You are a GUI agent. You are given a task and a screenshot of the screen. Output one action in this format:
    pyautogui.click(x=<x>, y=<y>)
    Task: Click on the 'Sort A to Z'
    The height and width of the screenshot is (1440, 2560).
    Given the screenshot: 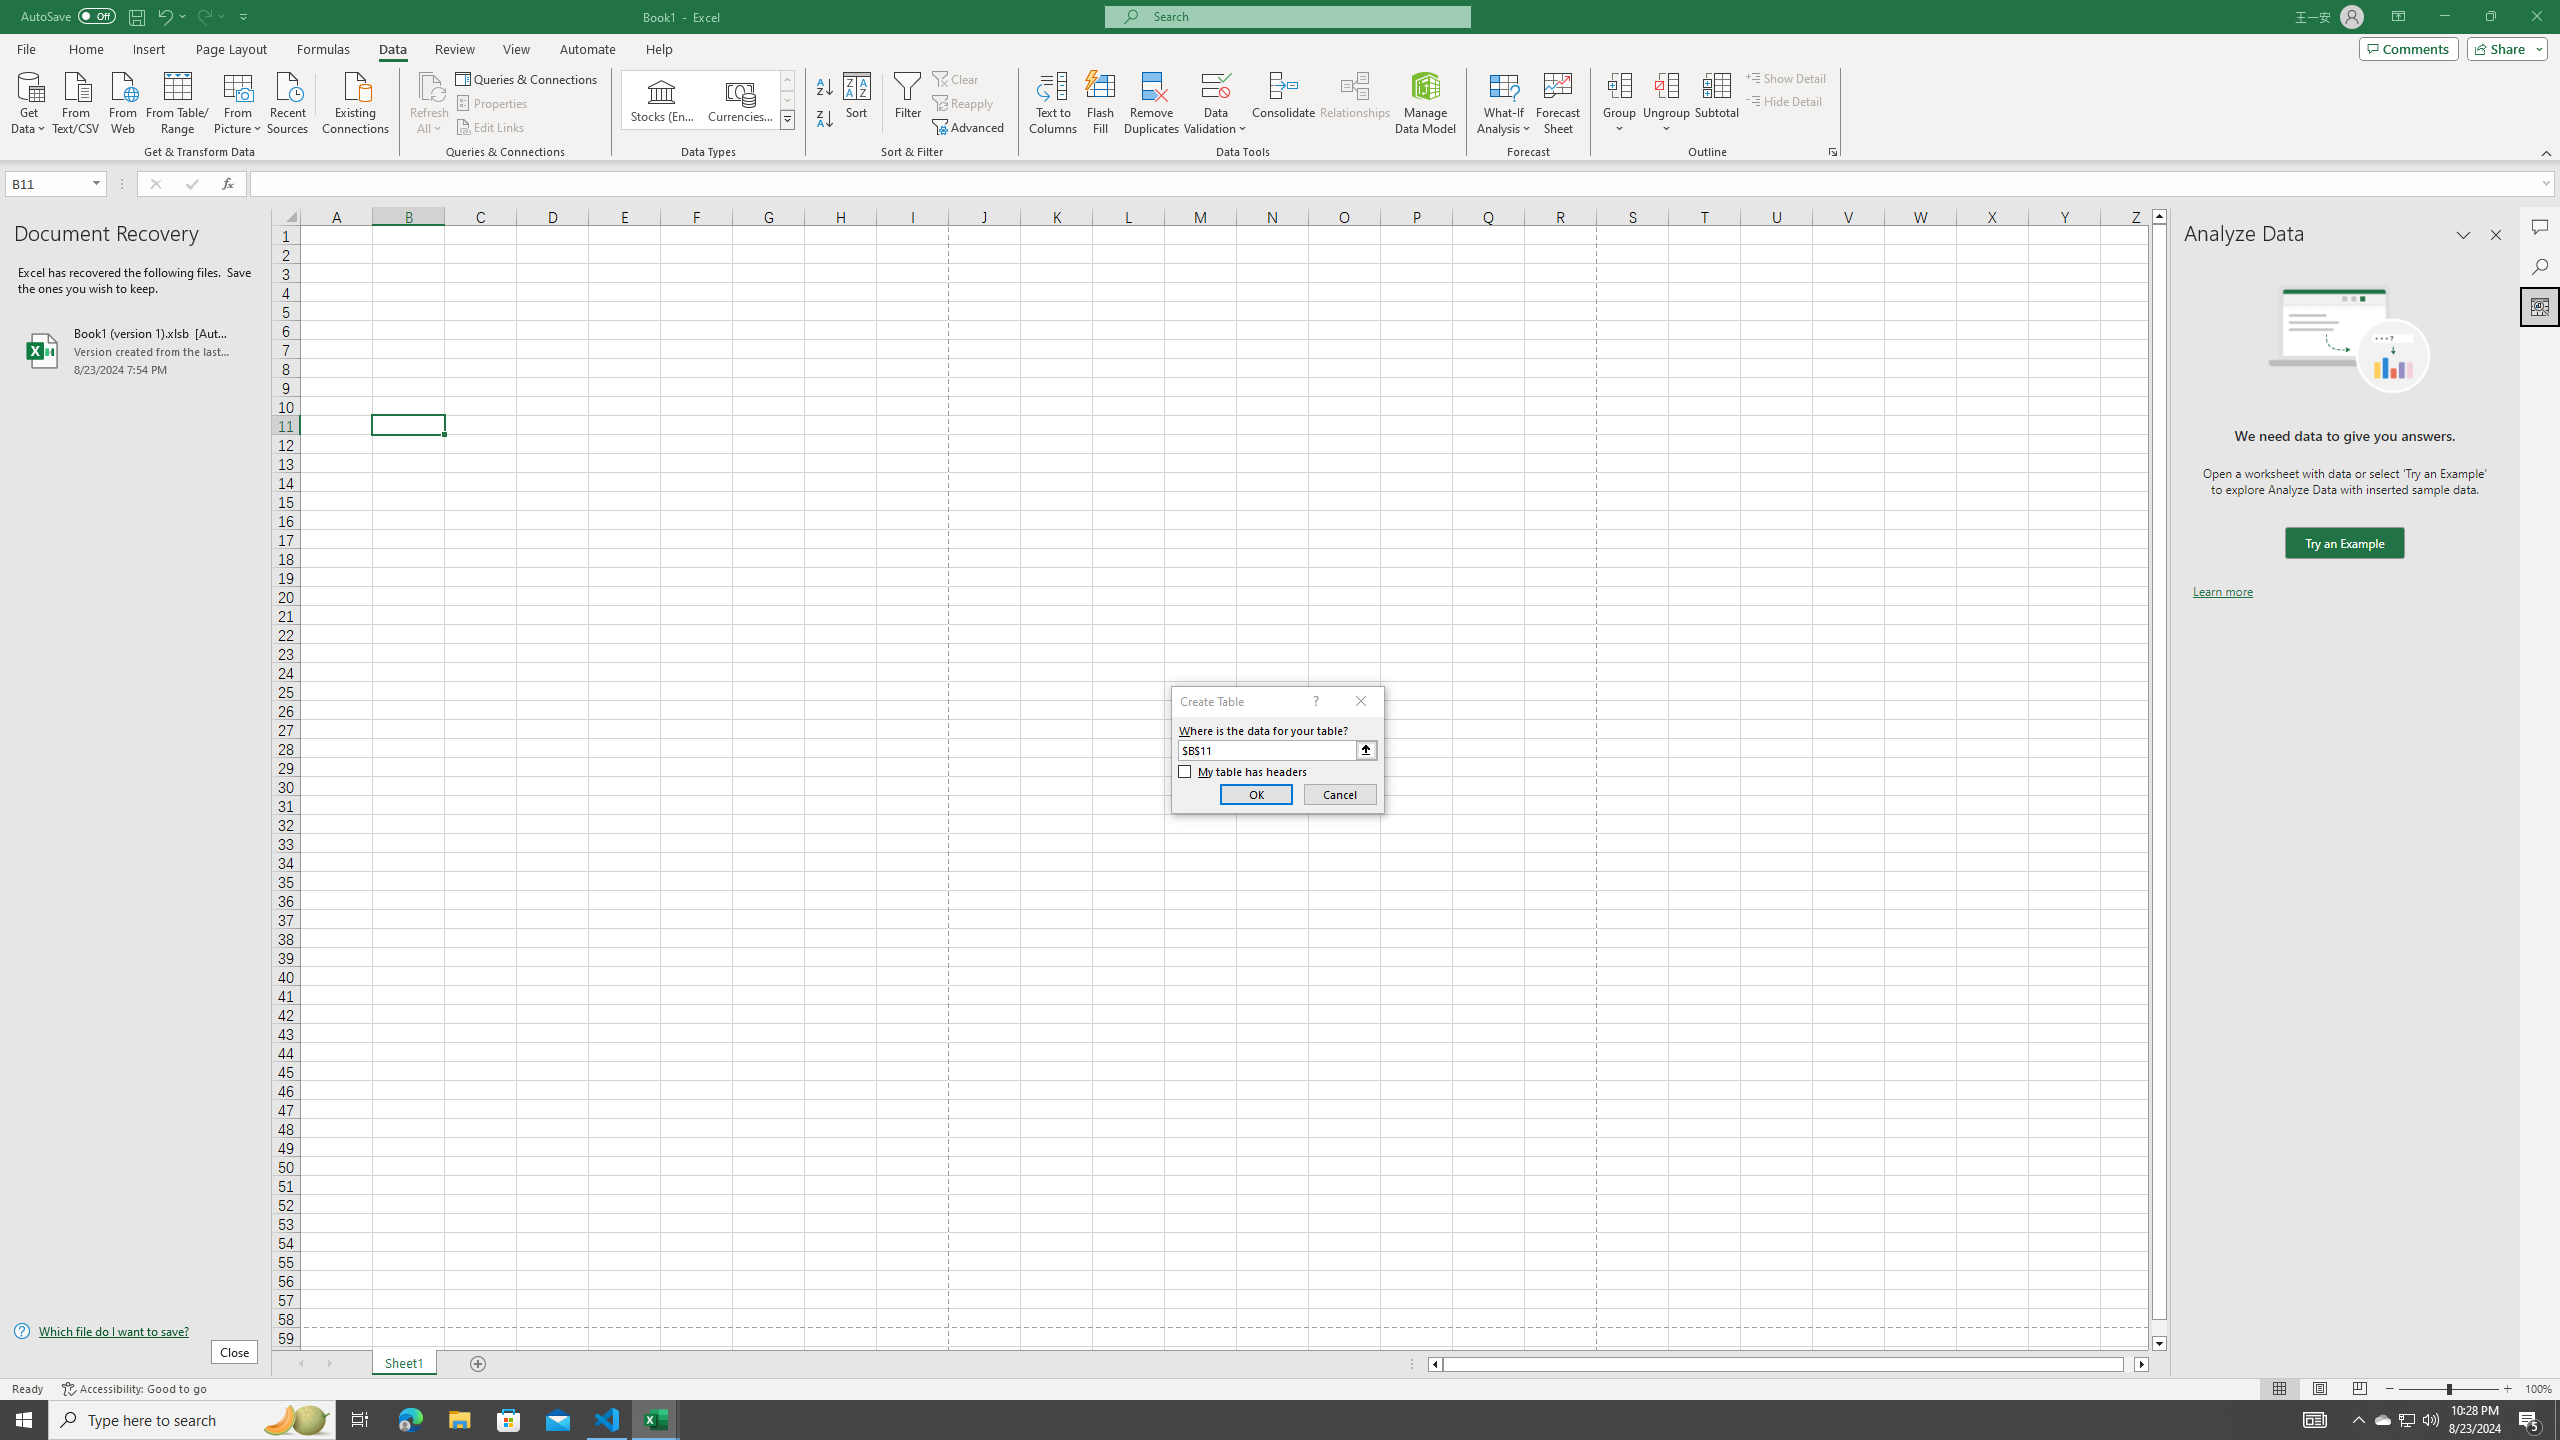 What is the action you would take?
    pyautogui.click(x=824, y=87)
    